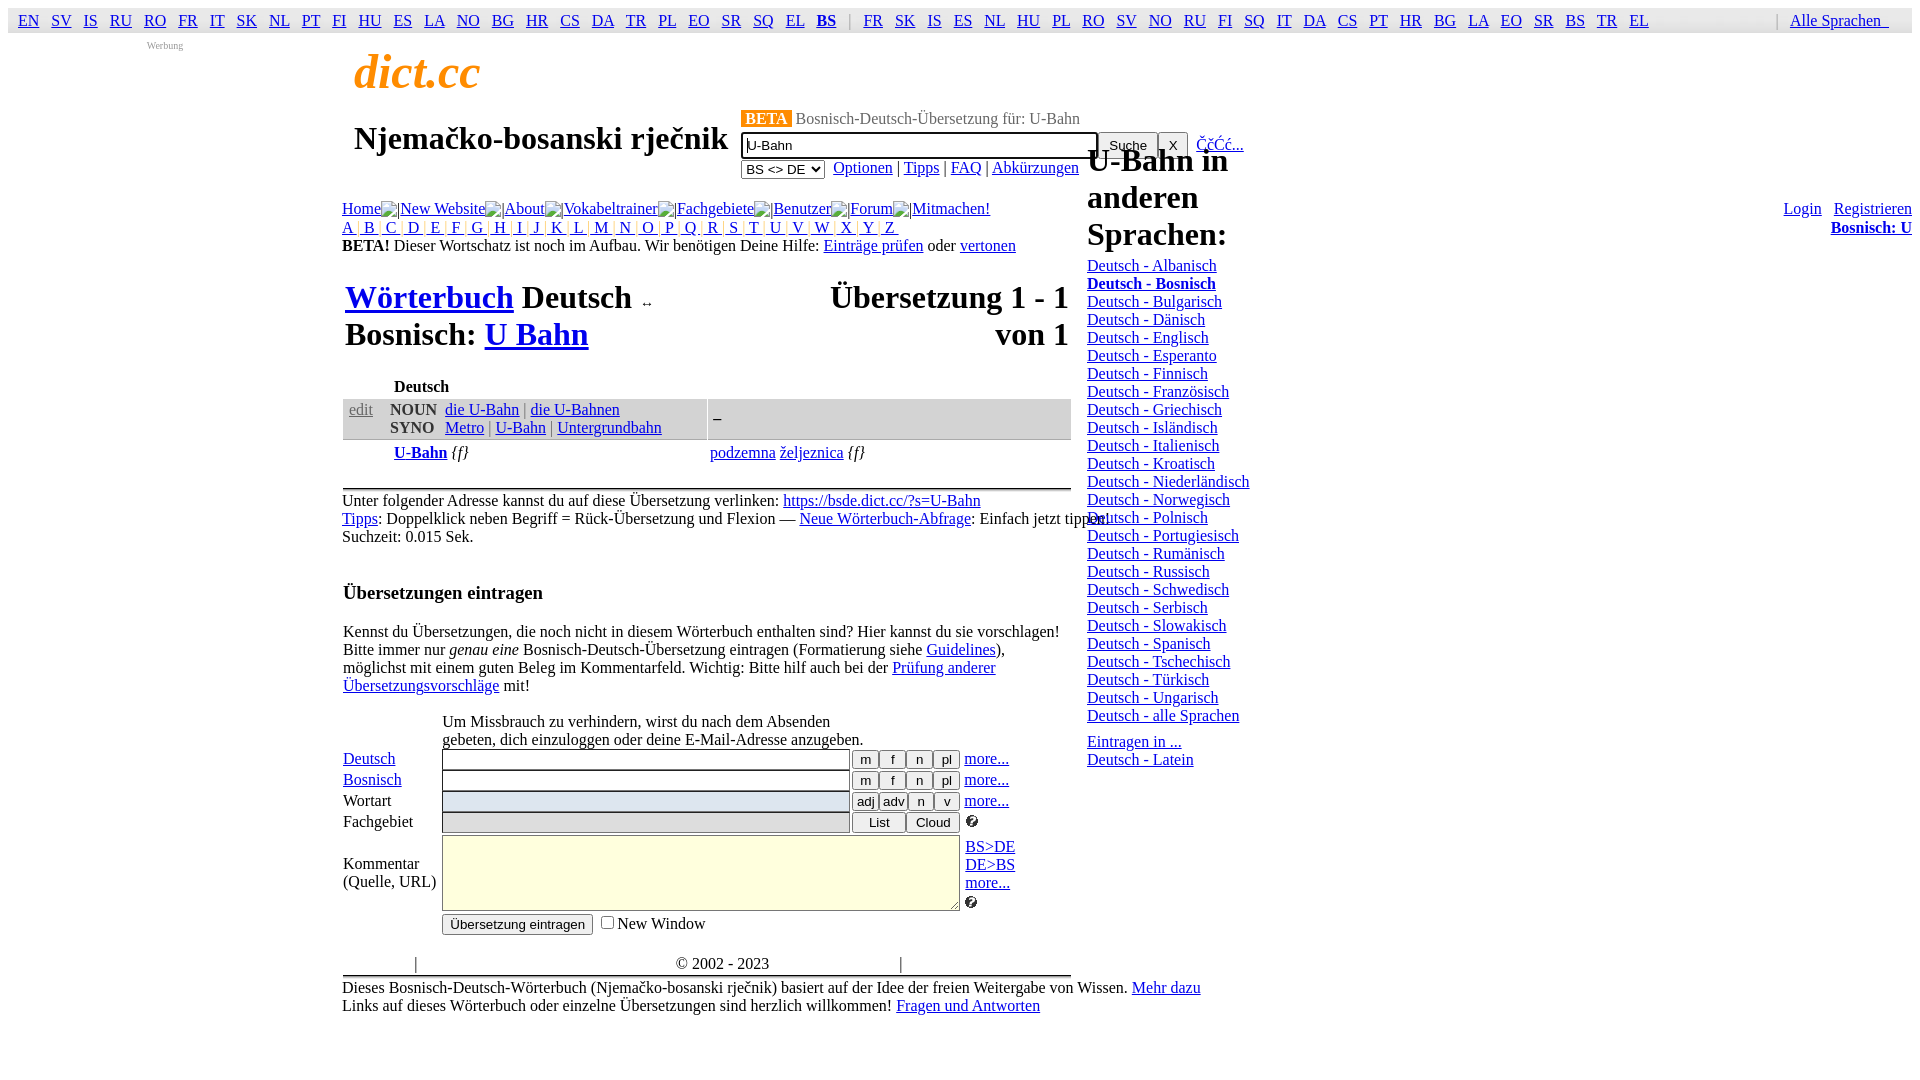  I want to click on 'Deutsch - Schwedisch', so click(1157, 588).